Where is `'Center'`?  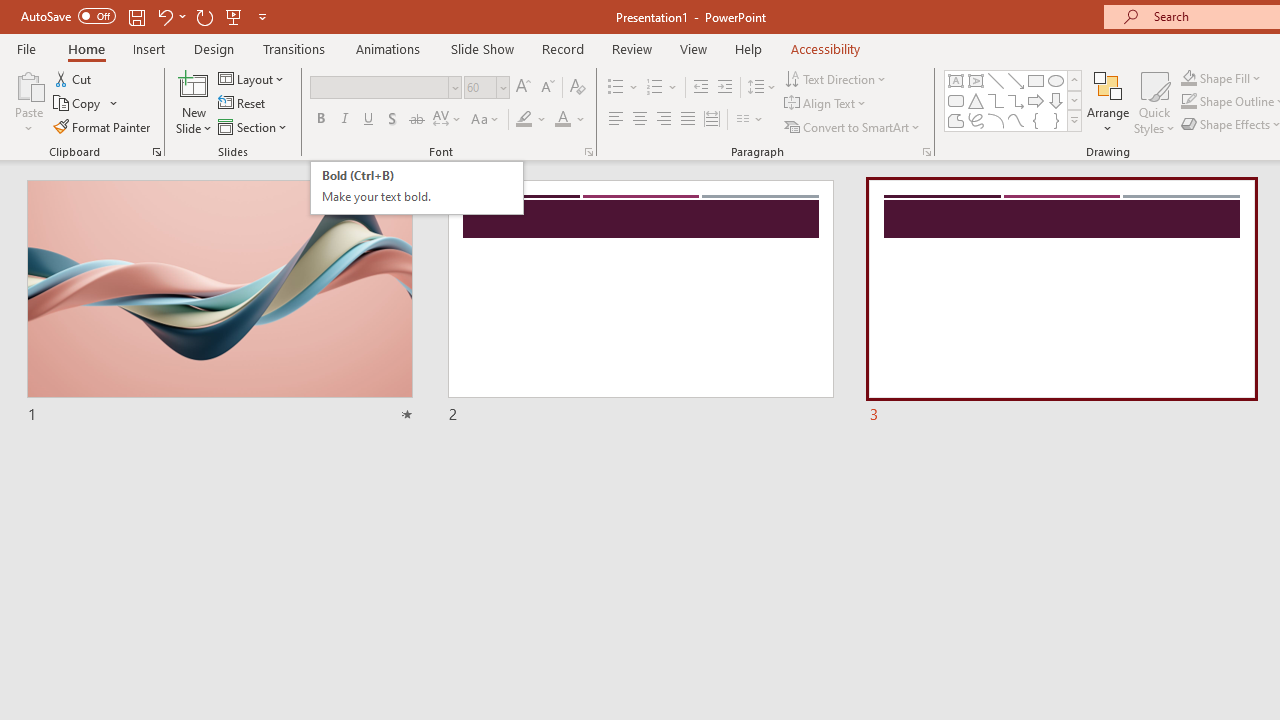 'Center' is located at coordinates (640, 119).